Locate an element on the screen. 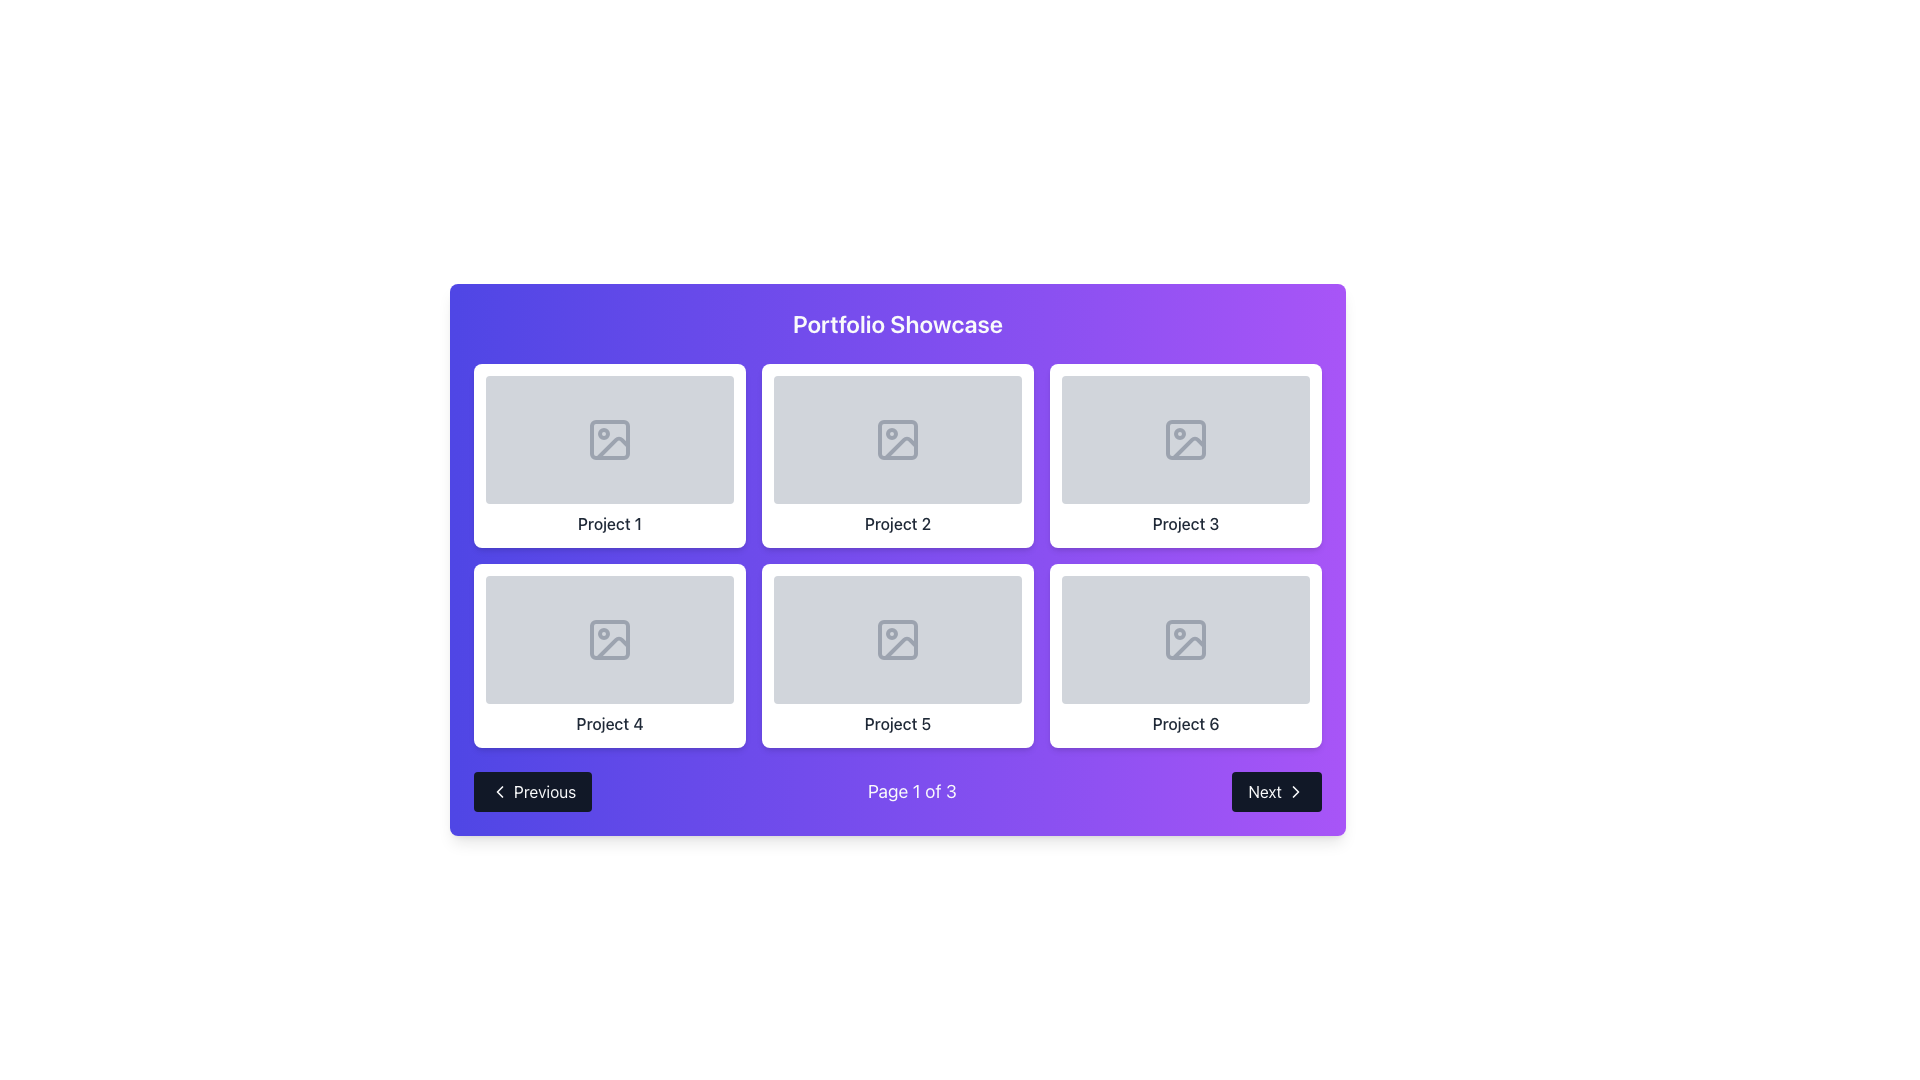 The width and height of the screenshot is (1920, 1080). the icon that serves as a placeholder or preview for an image associated with 'Project 2' in the Portfolio Showcase grid layout is located at coordinates (896, 438).